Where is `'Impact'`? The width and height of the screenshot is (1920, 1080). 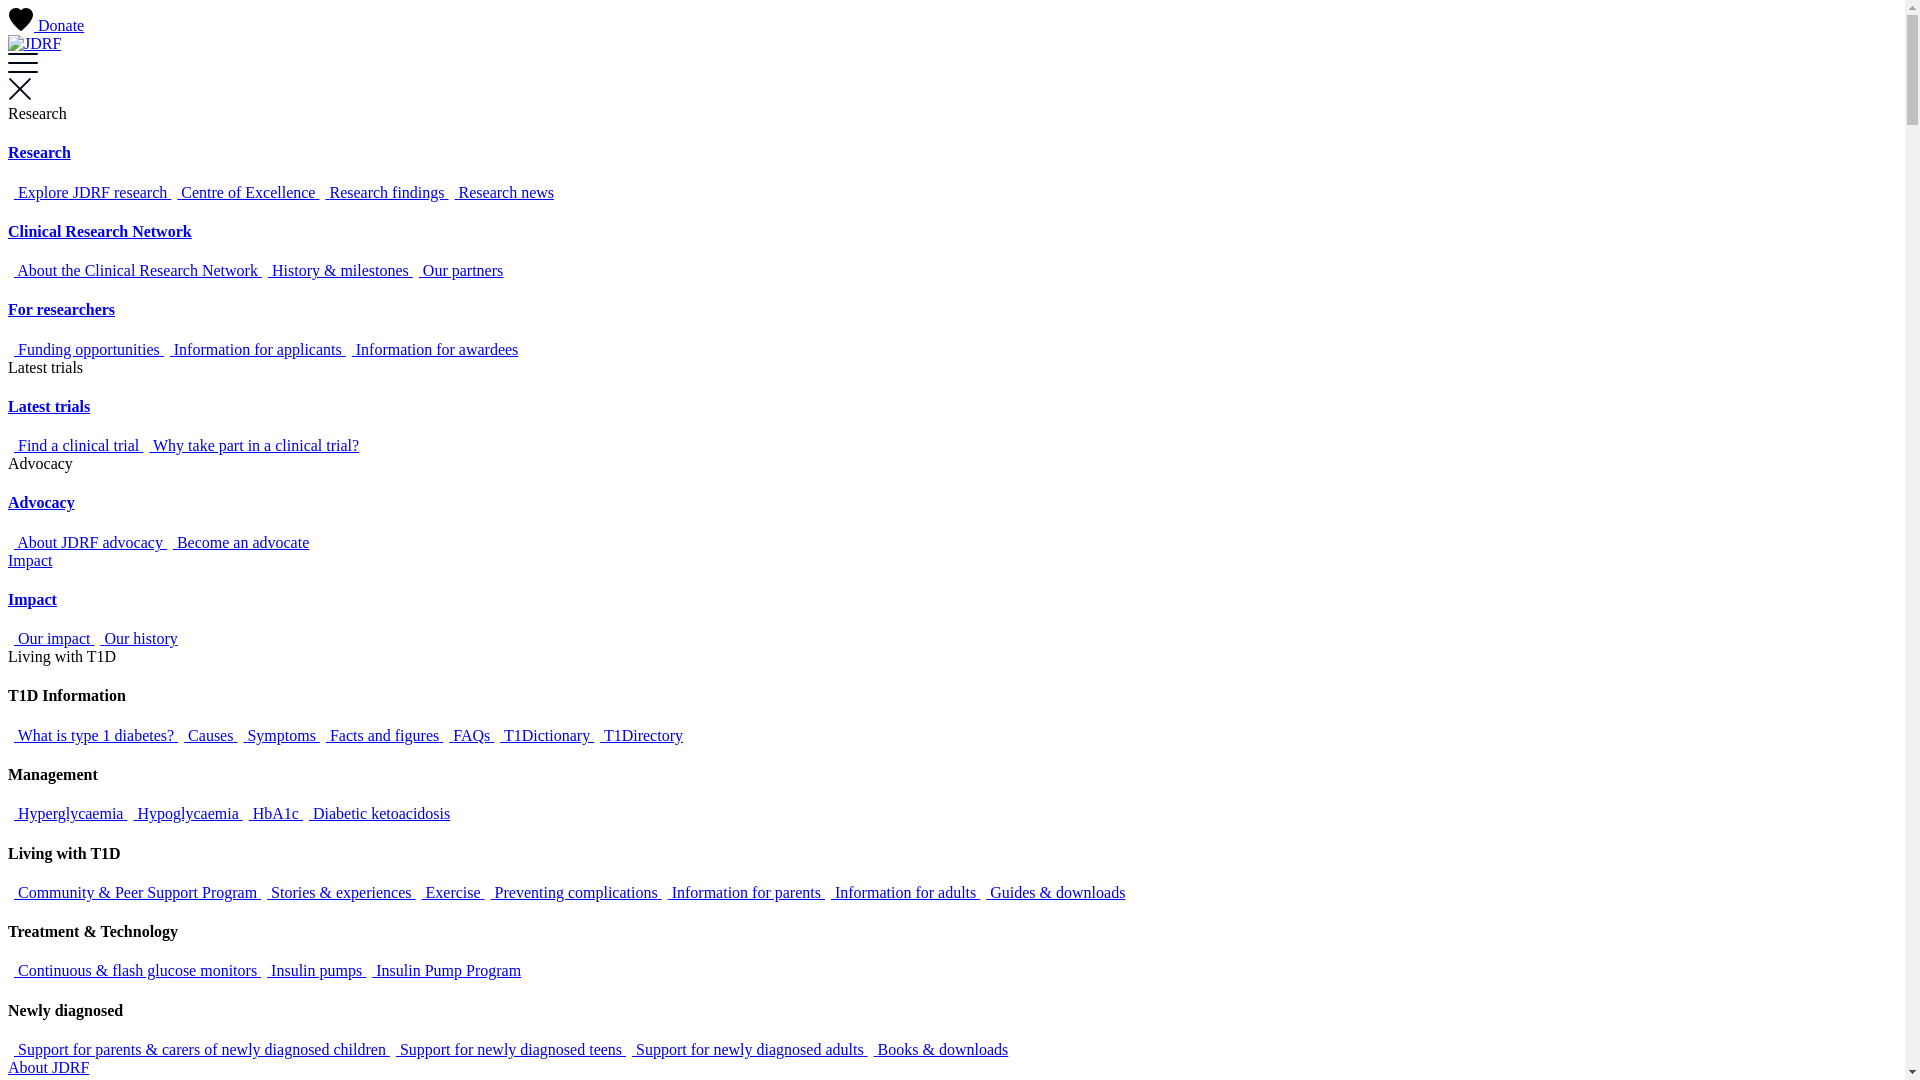
'Impact' is located at coordinates (32, 598).